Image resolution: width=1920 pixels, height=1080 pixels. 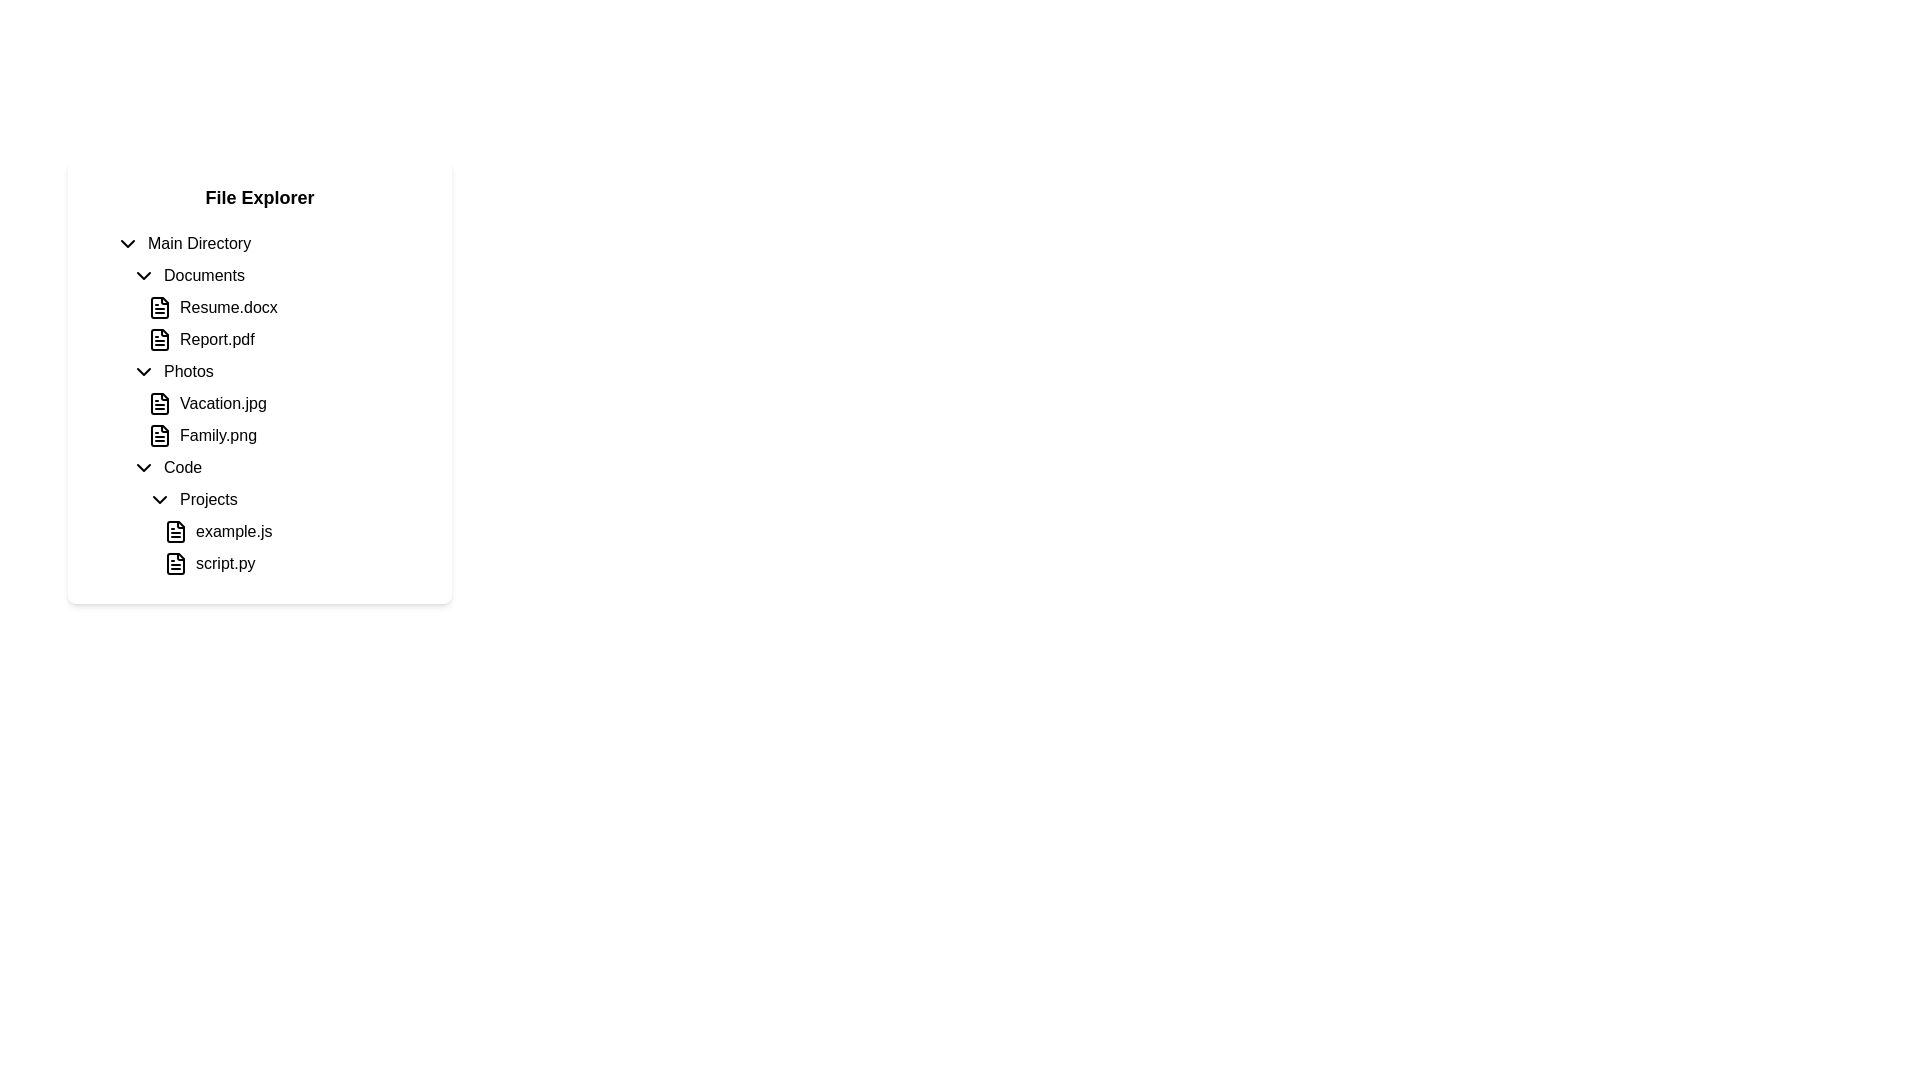 What do you see at coordinates (199, 242) in the screenshot?
I see `the 'Main Directory' text label` at bounding box center [199, 242].